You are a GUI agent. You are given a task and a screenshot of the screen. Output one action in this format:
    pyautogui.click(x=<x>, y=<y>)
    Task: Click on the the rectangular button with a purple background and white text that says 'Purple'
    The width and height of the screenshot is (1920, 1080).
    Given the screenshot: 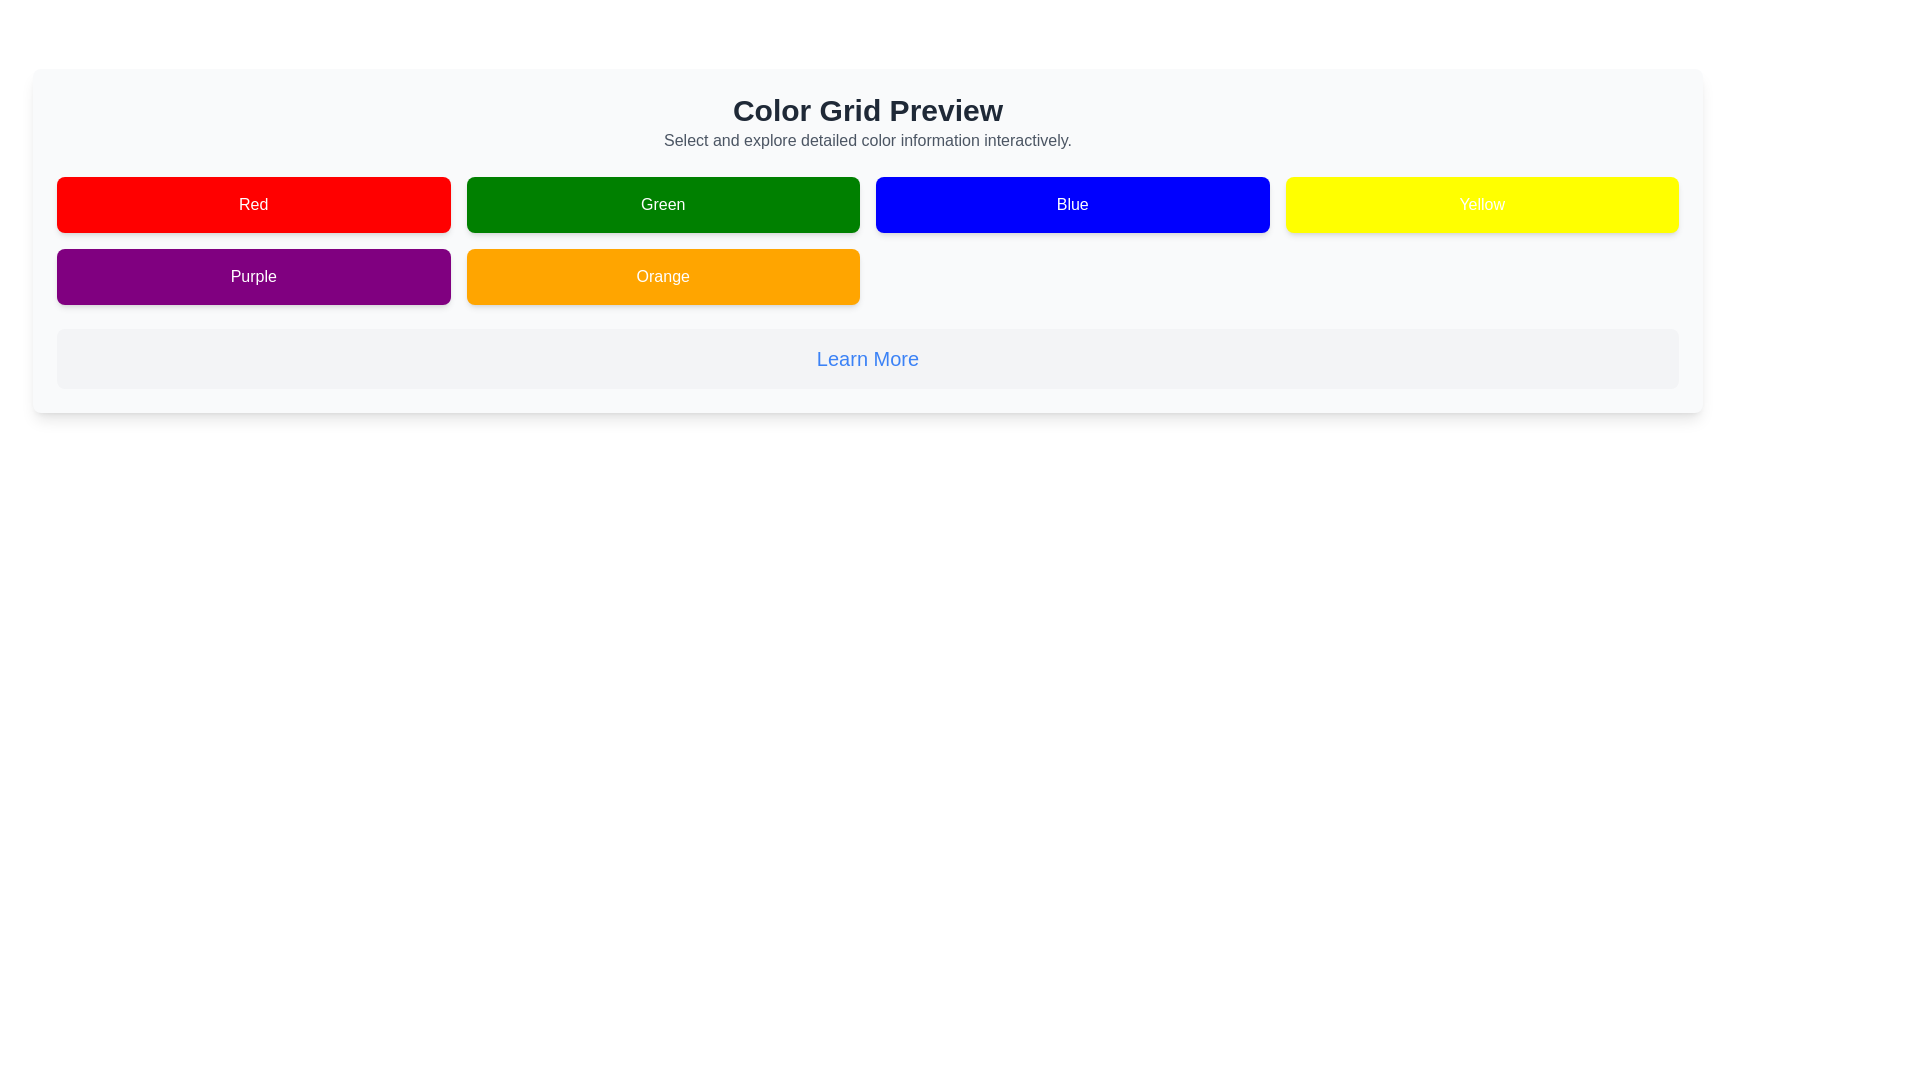 What is the action you would take?
    pyautogui.click(x=252, y=277)
    